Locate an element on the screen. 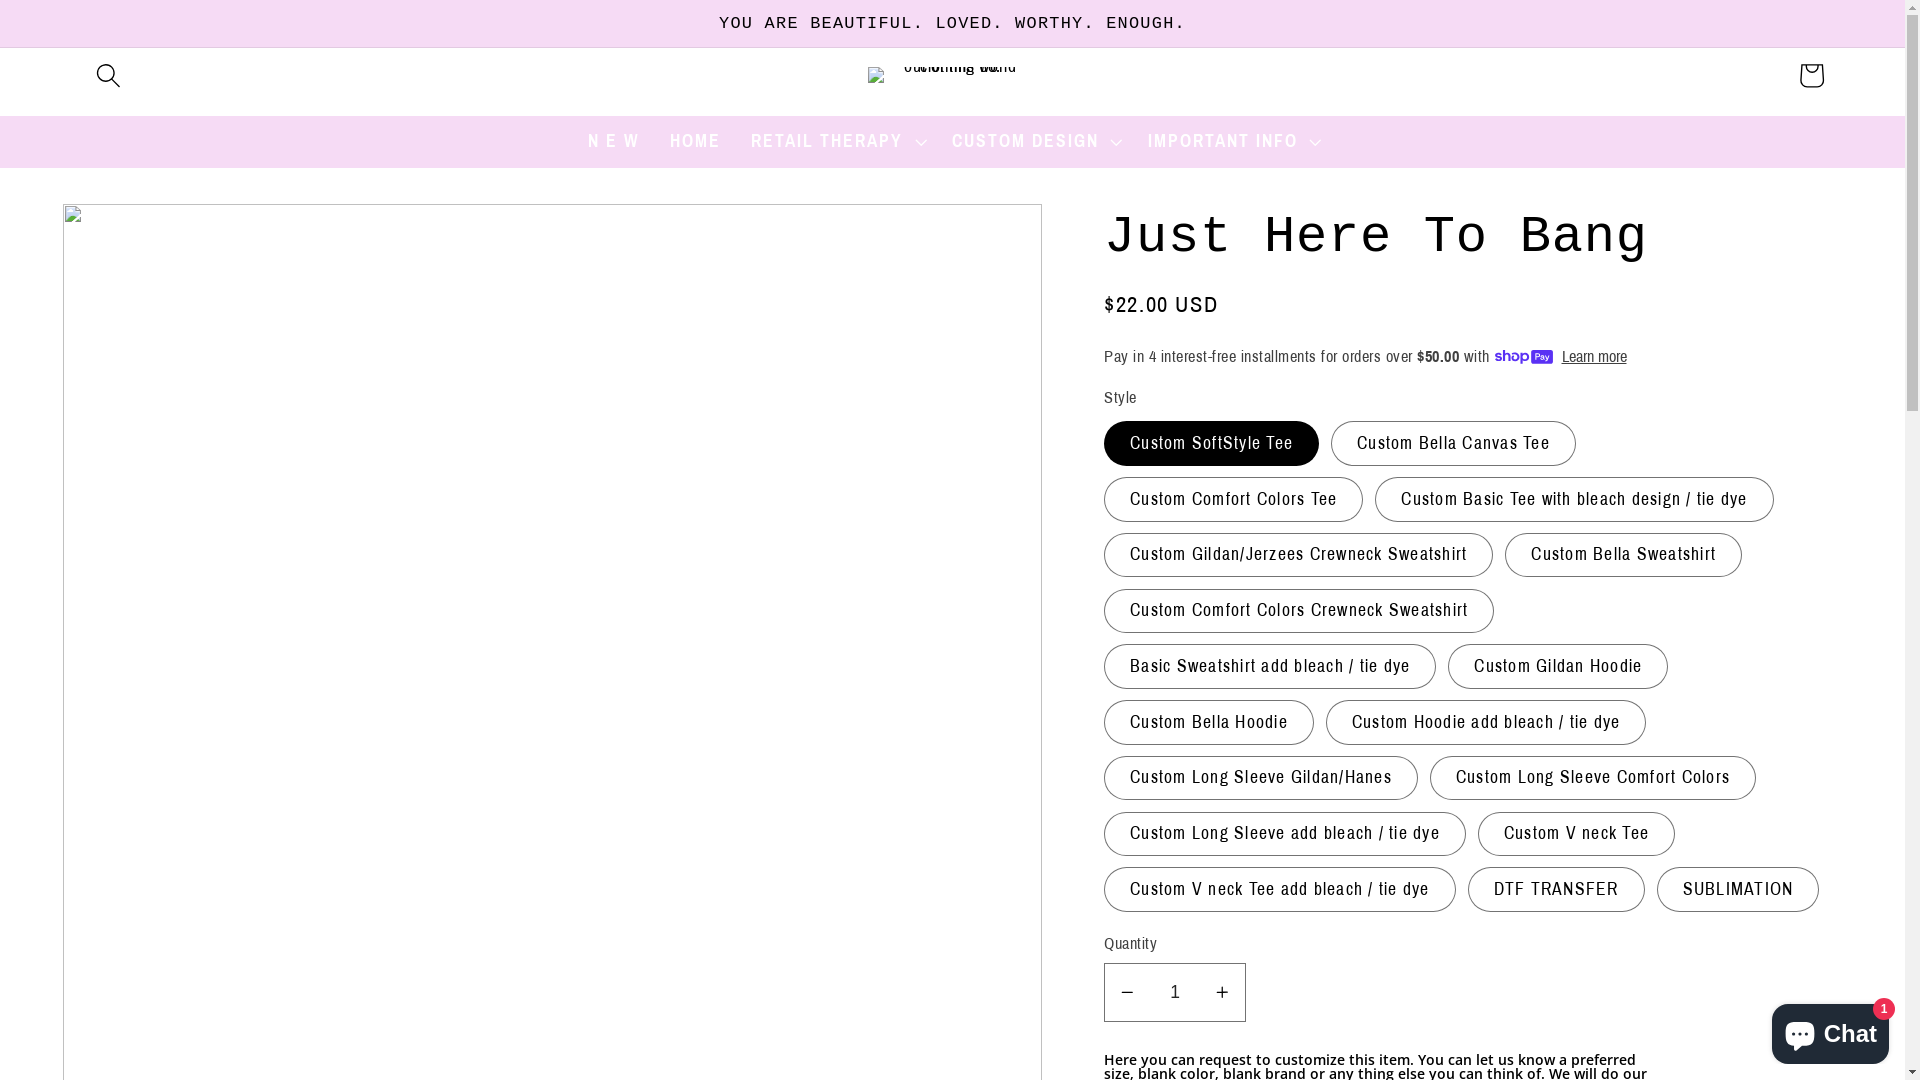  'Shopify online store chat' is located at coordinates (1830, 1029).